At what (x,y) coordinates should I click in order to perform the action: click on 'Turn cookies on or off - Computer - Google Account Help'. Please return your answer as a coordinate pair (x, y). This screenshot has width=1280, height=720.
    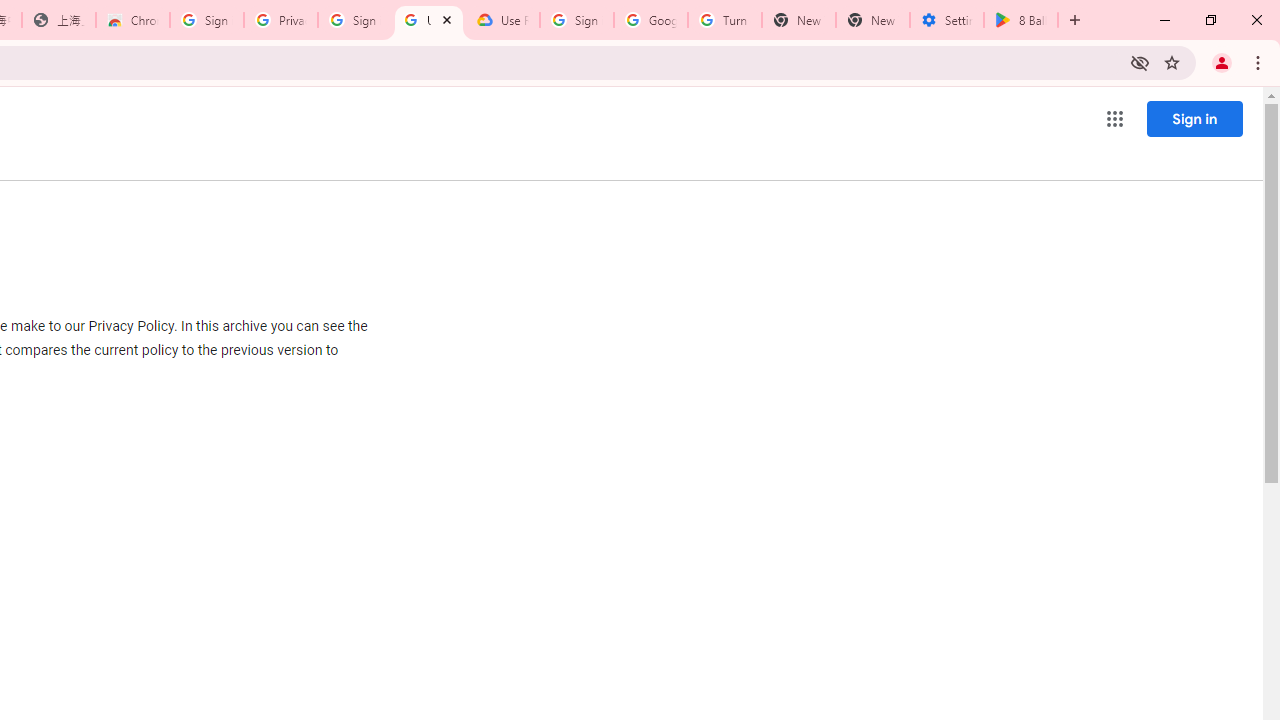
    Looking at the image, I should click on (723, 20).